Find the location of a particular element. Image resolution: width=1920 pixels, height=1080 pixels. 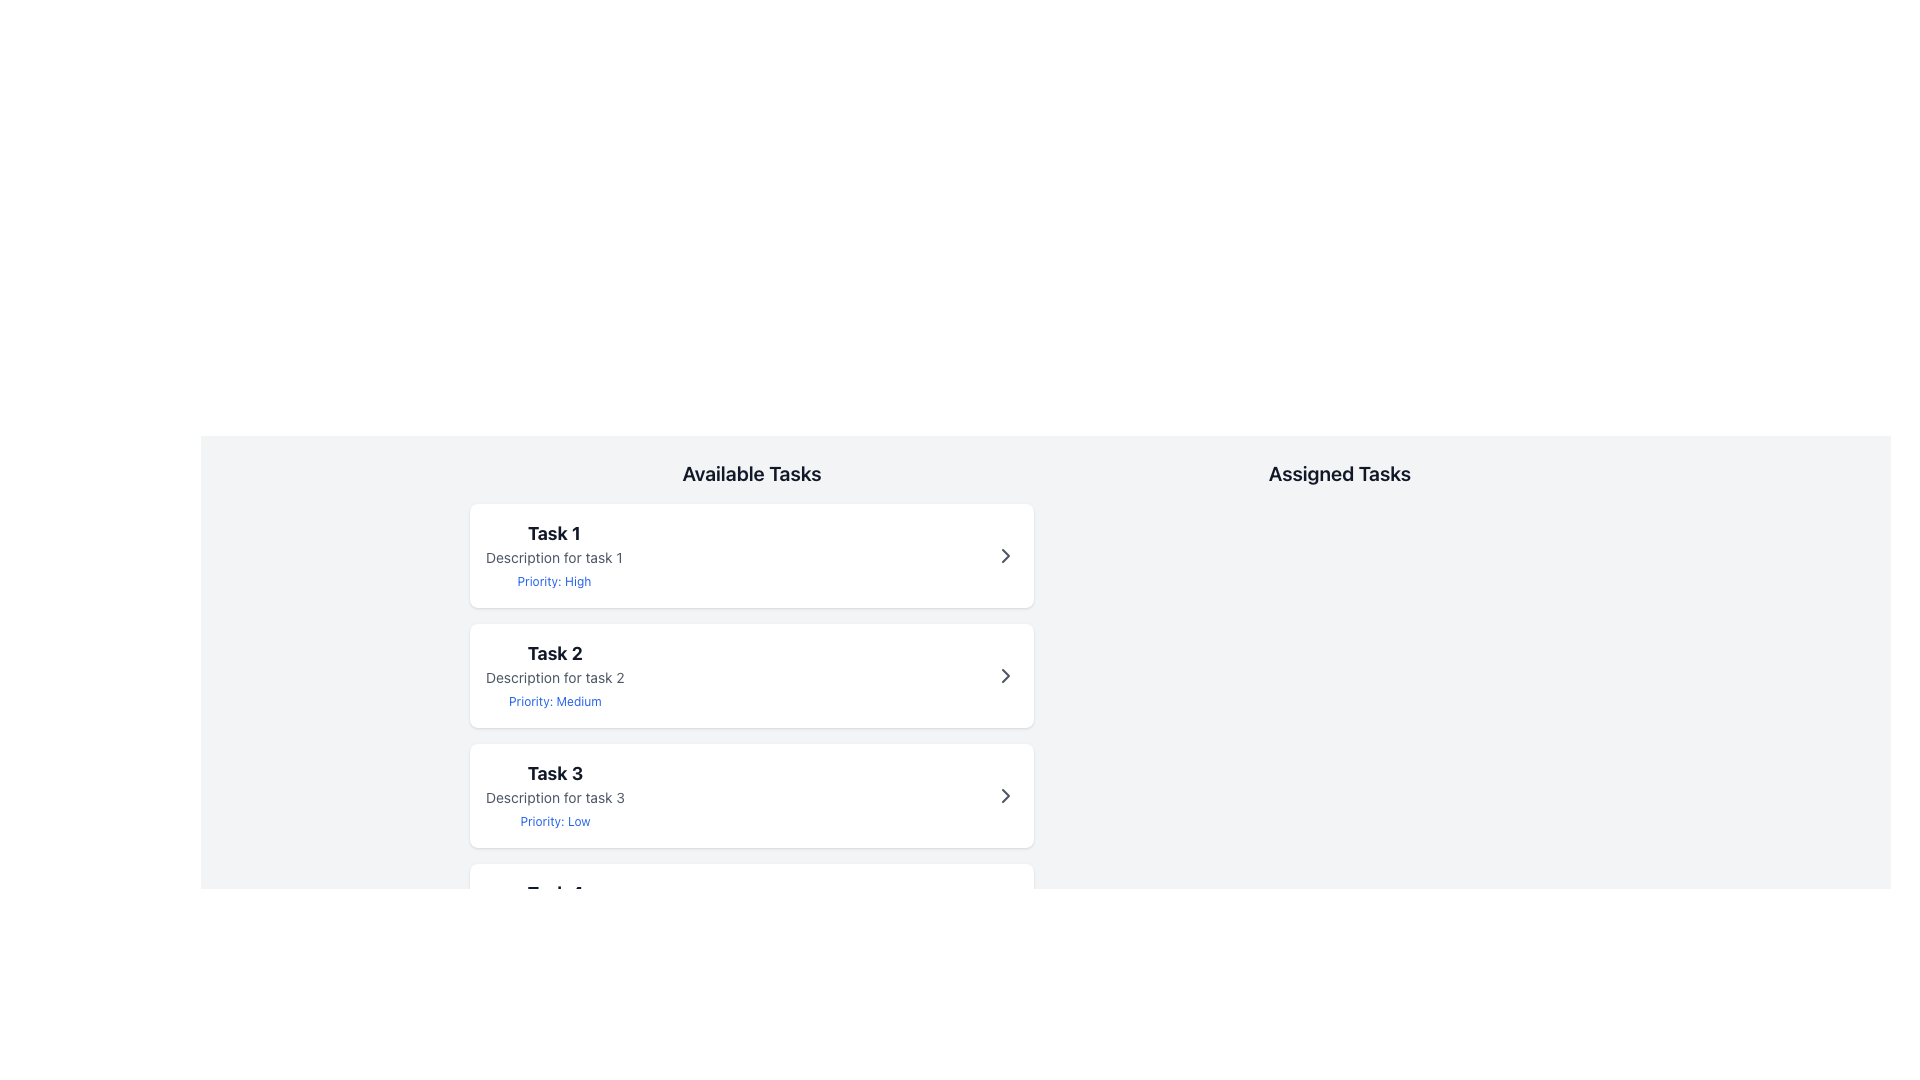

the text label indicating the priority level of 'Task 3' as 'Low.' is located at coordinates (555, 821).